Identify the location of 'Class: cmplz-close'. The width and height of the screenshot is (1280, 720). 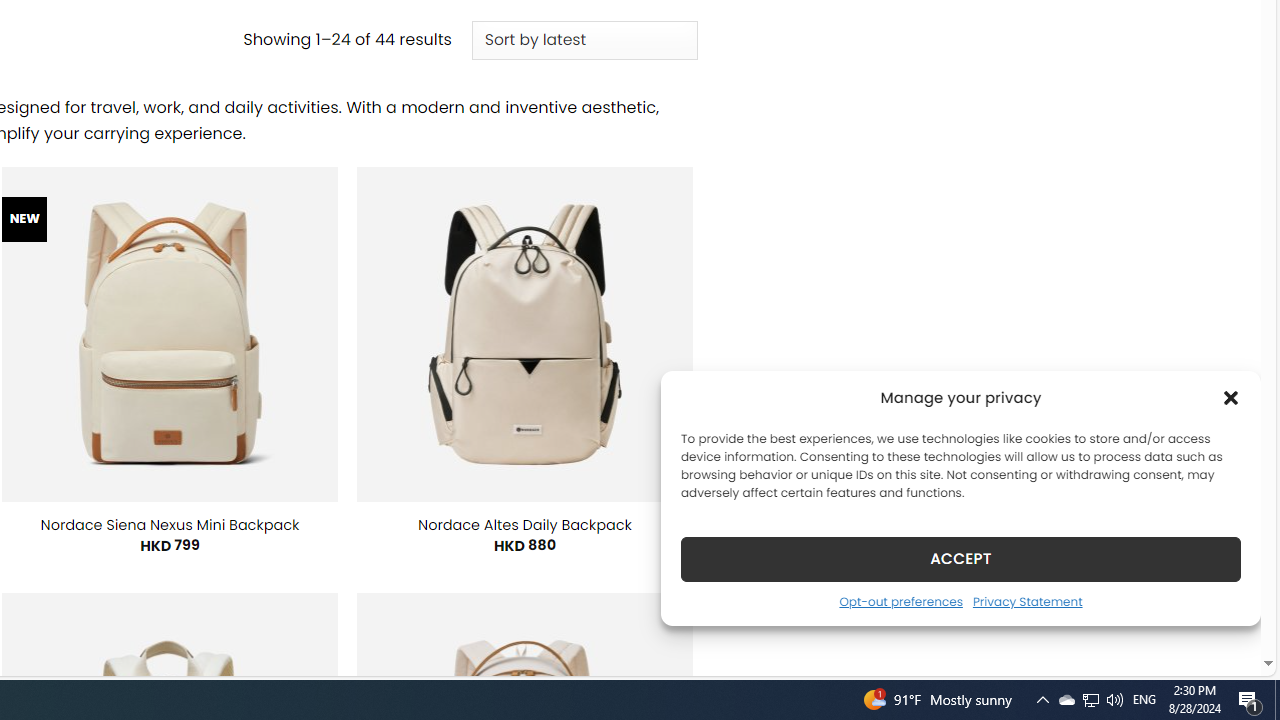
(1230, 397).